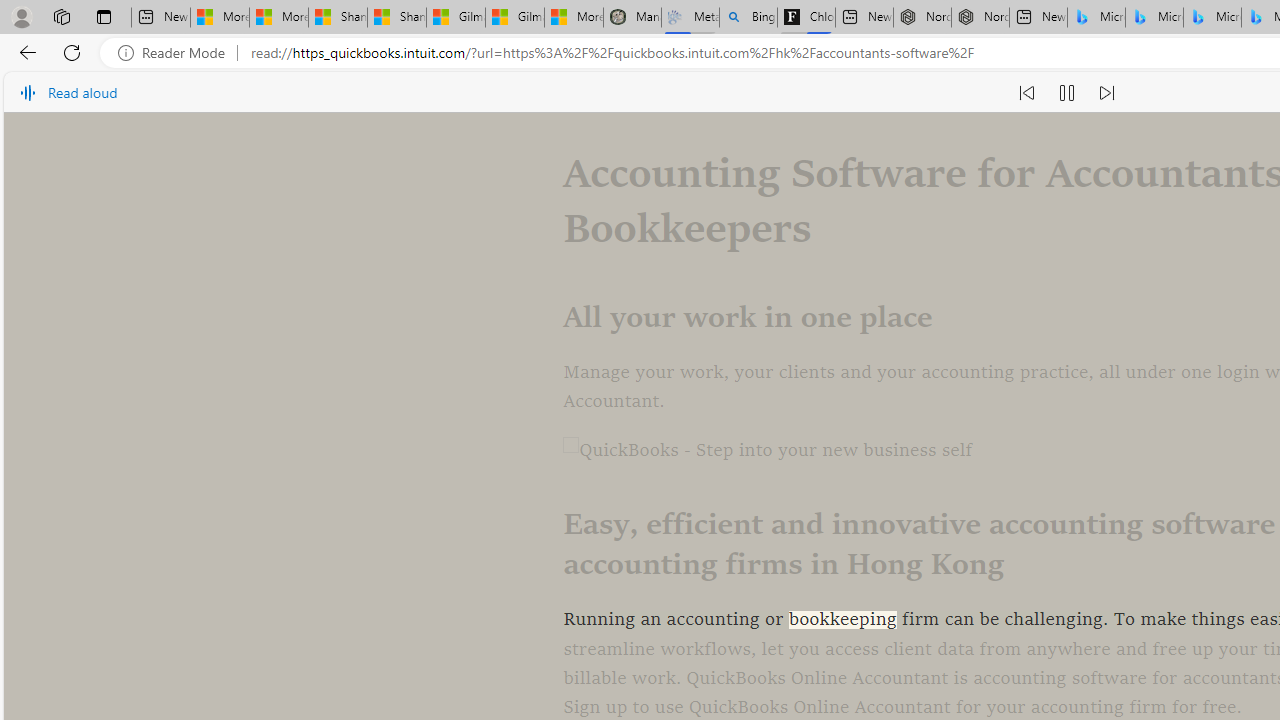 Image resolution: width=1280 pixels, height=720 pixels. Describe the element at coordinates (1104, 92) in the screenshot. I see `'Read next paragraph'` at that location.